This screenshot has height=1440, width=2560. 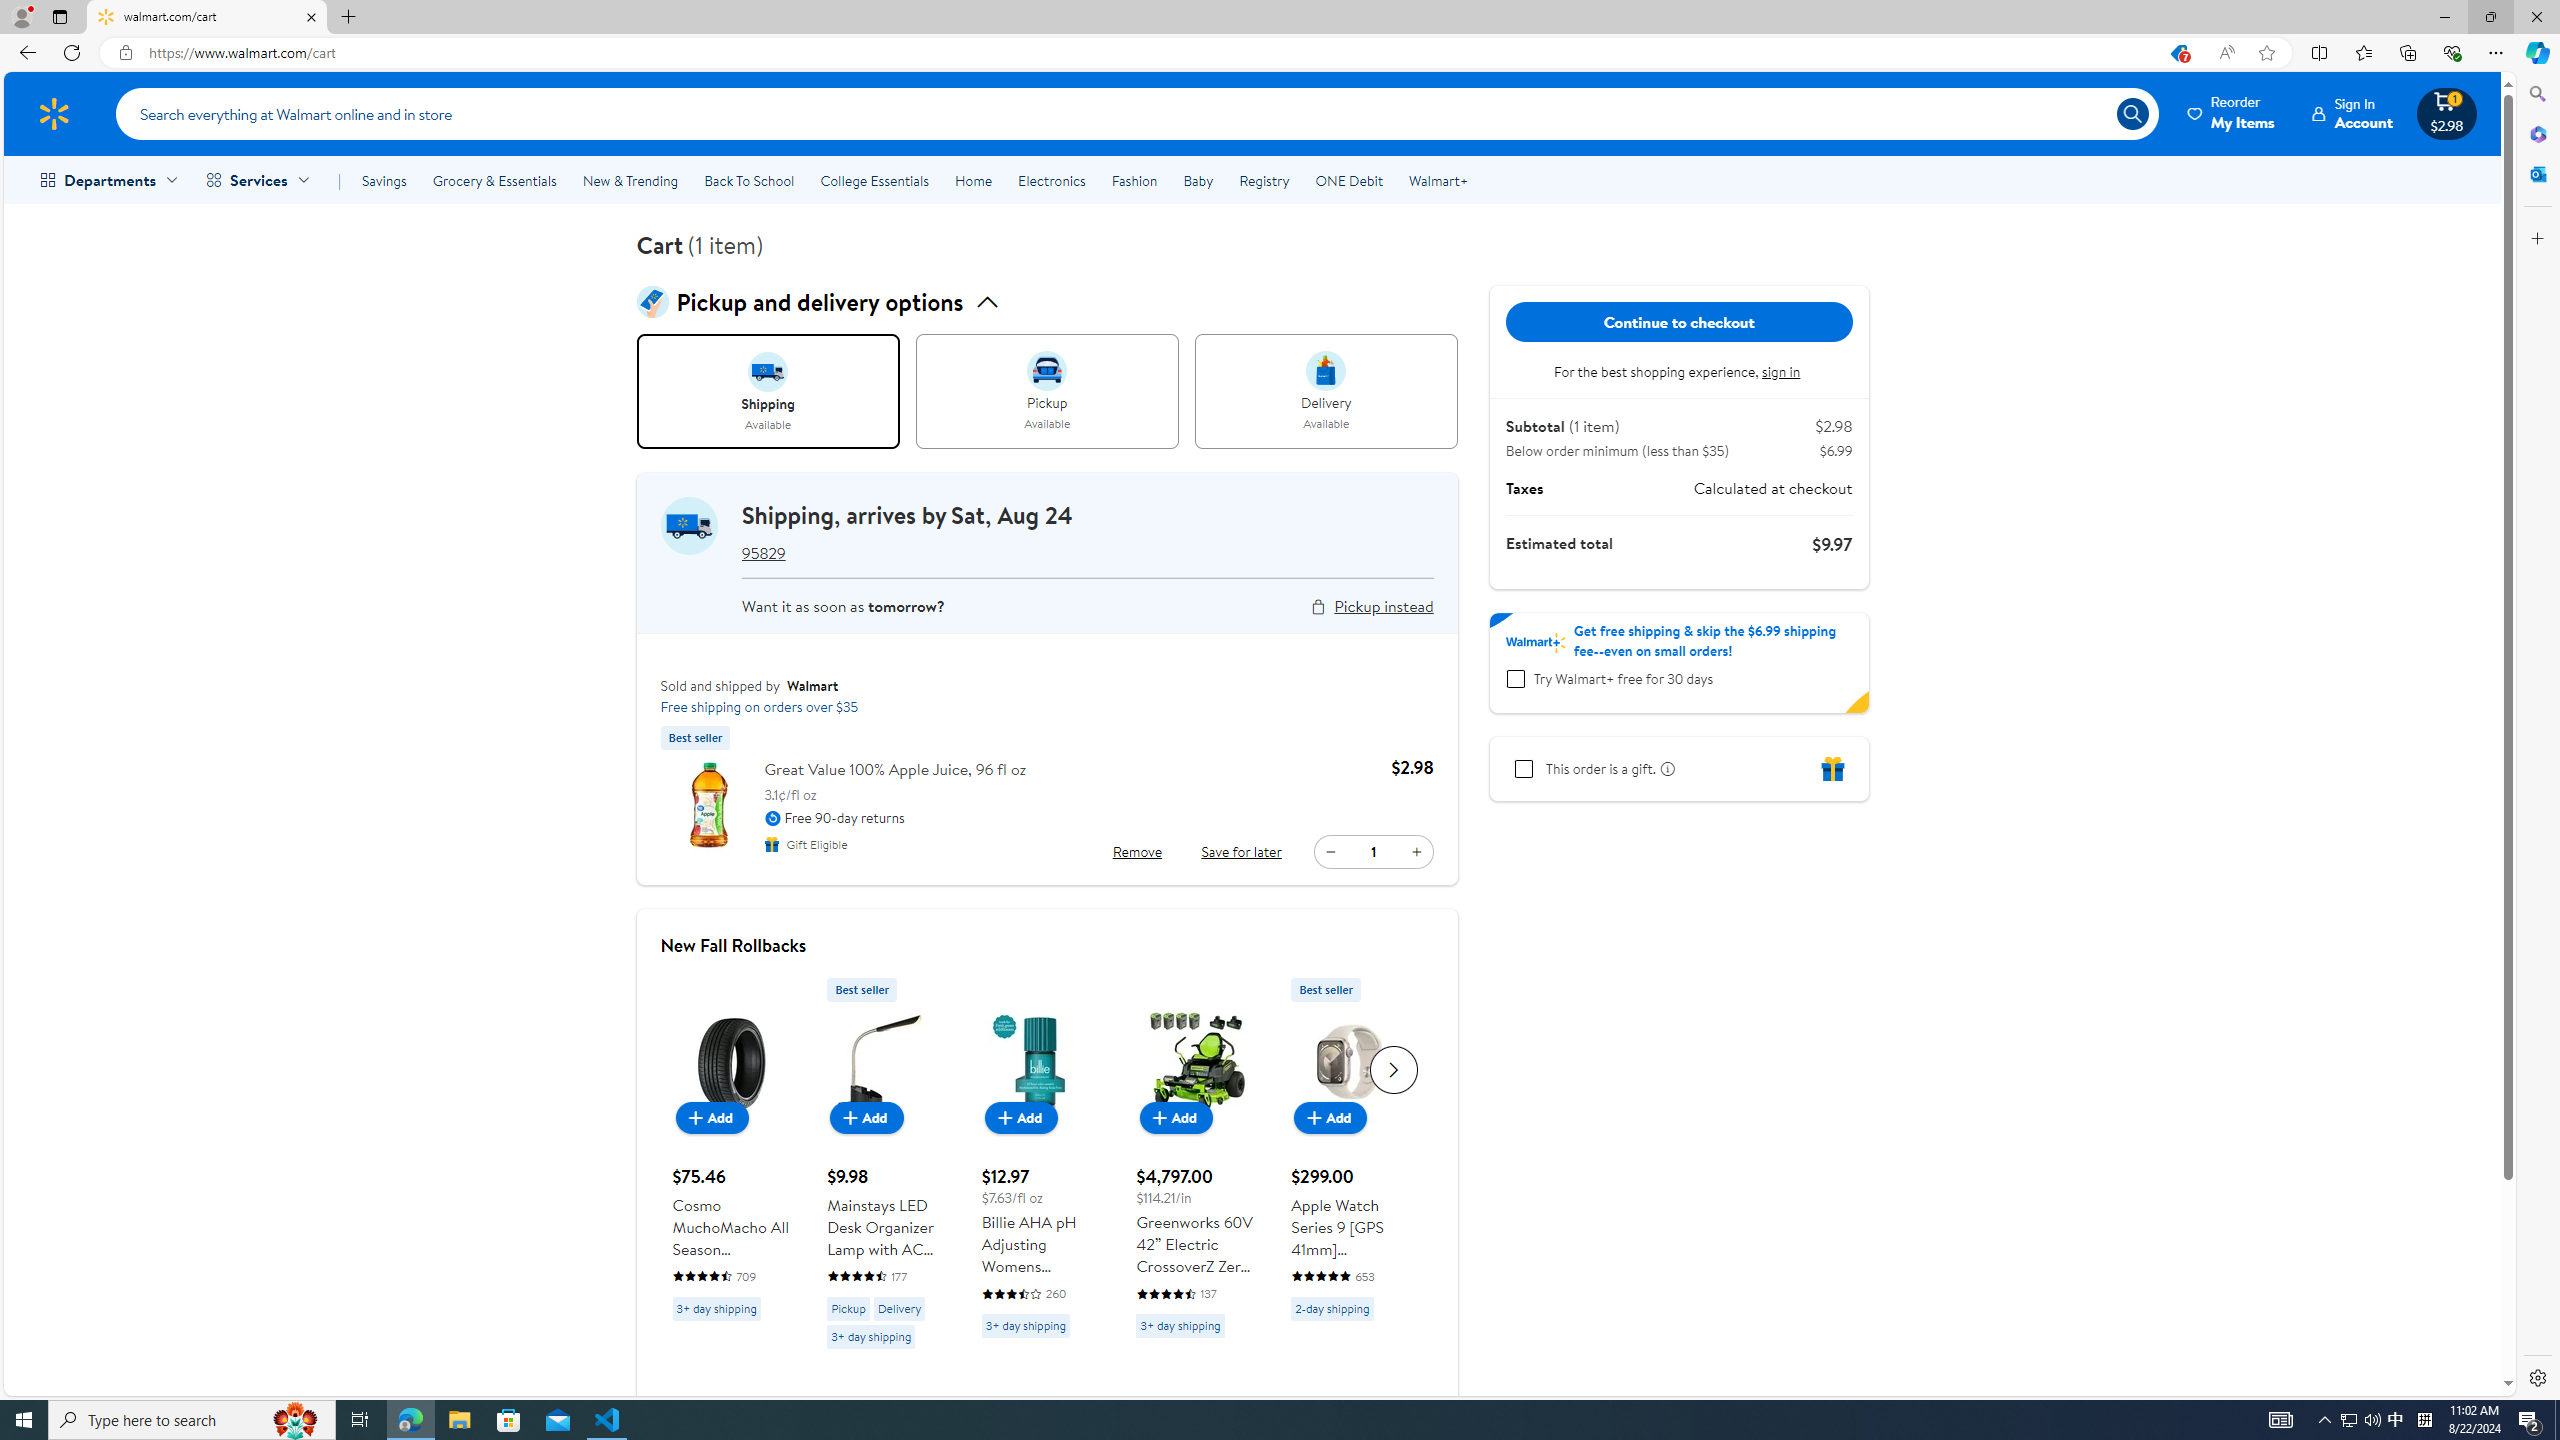 What do you see at coordinates (1263, 180) in the screenshot?
I see `'Registry'` at bounding box center [1263, 180].